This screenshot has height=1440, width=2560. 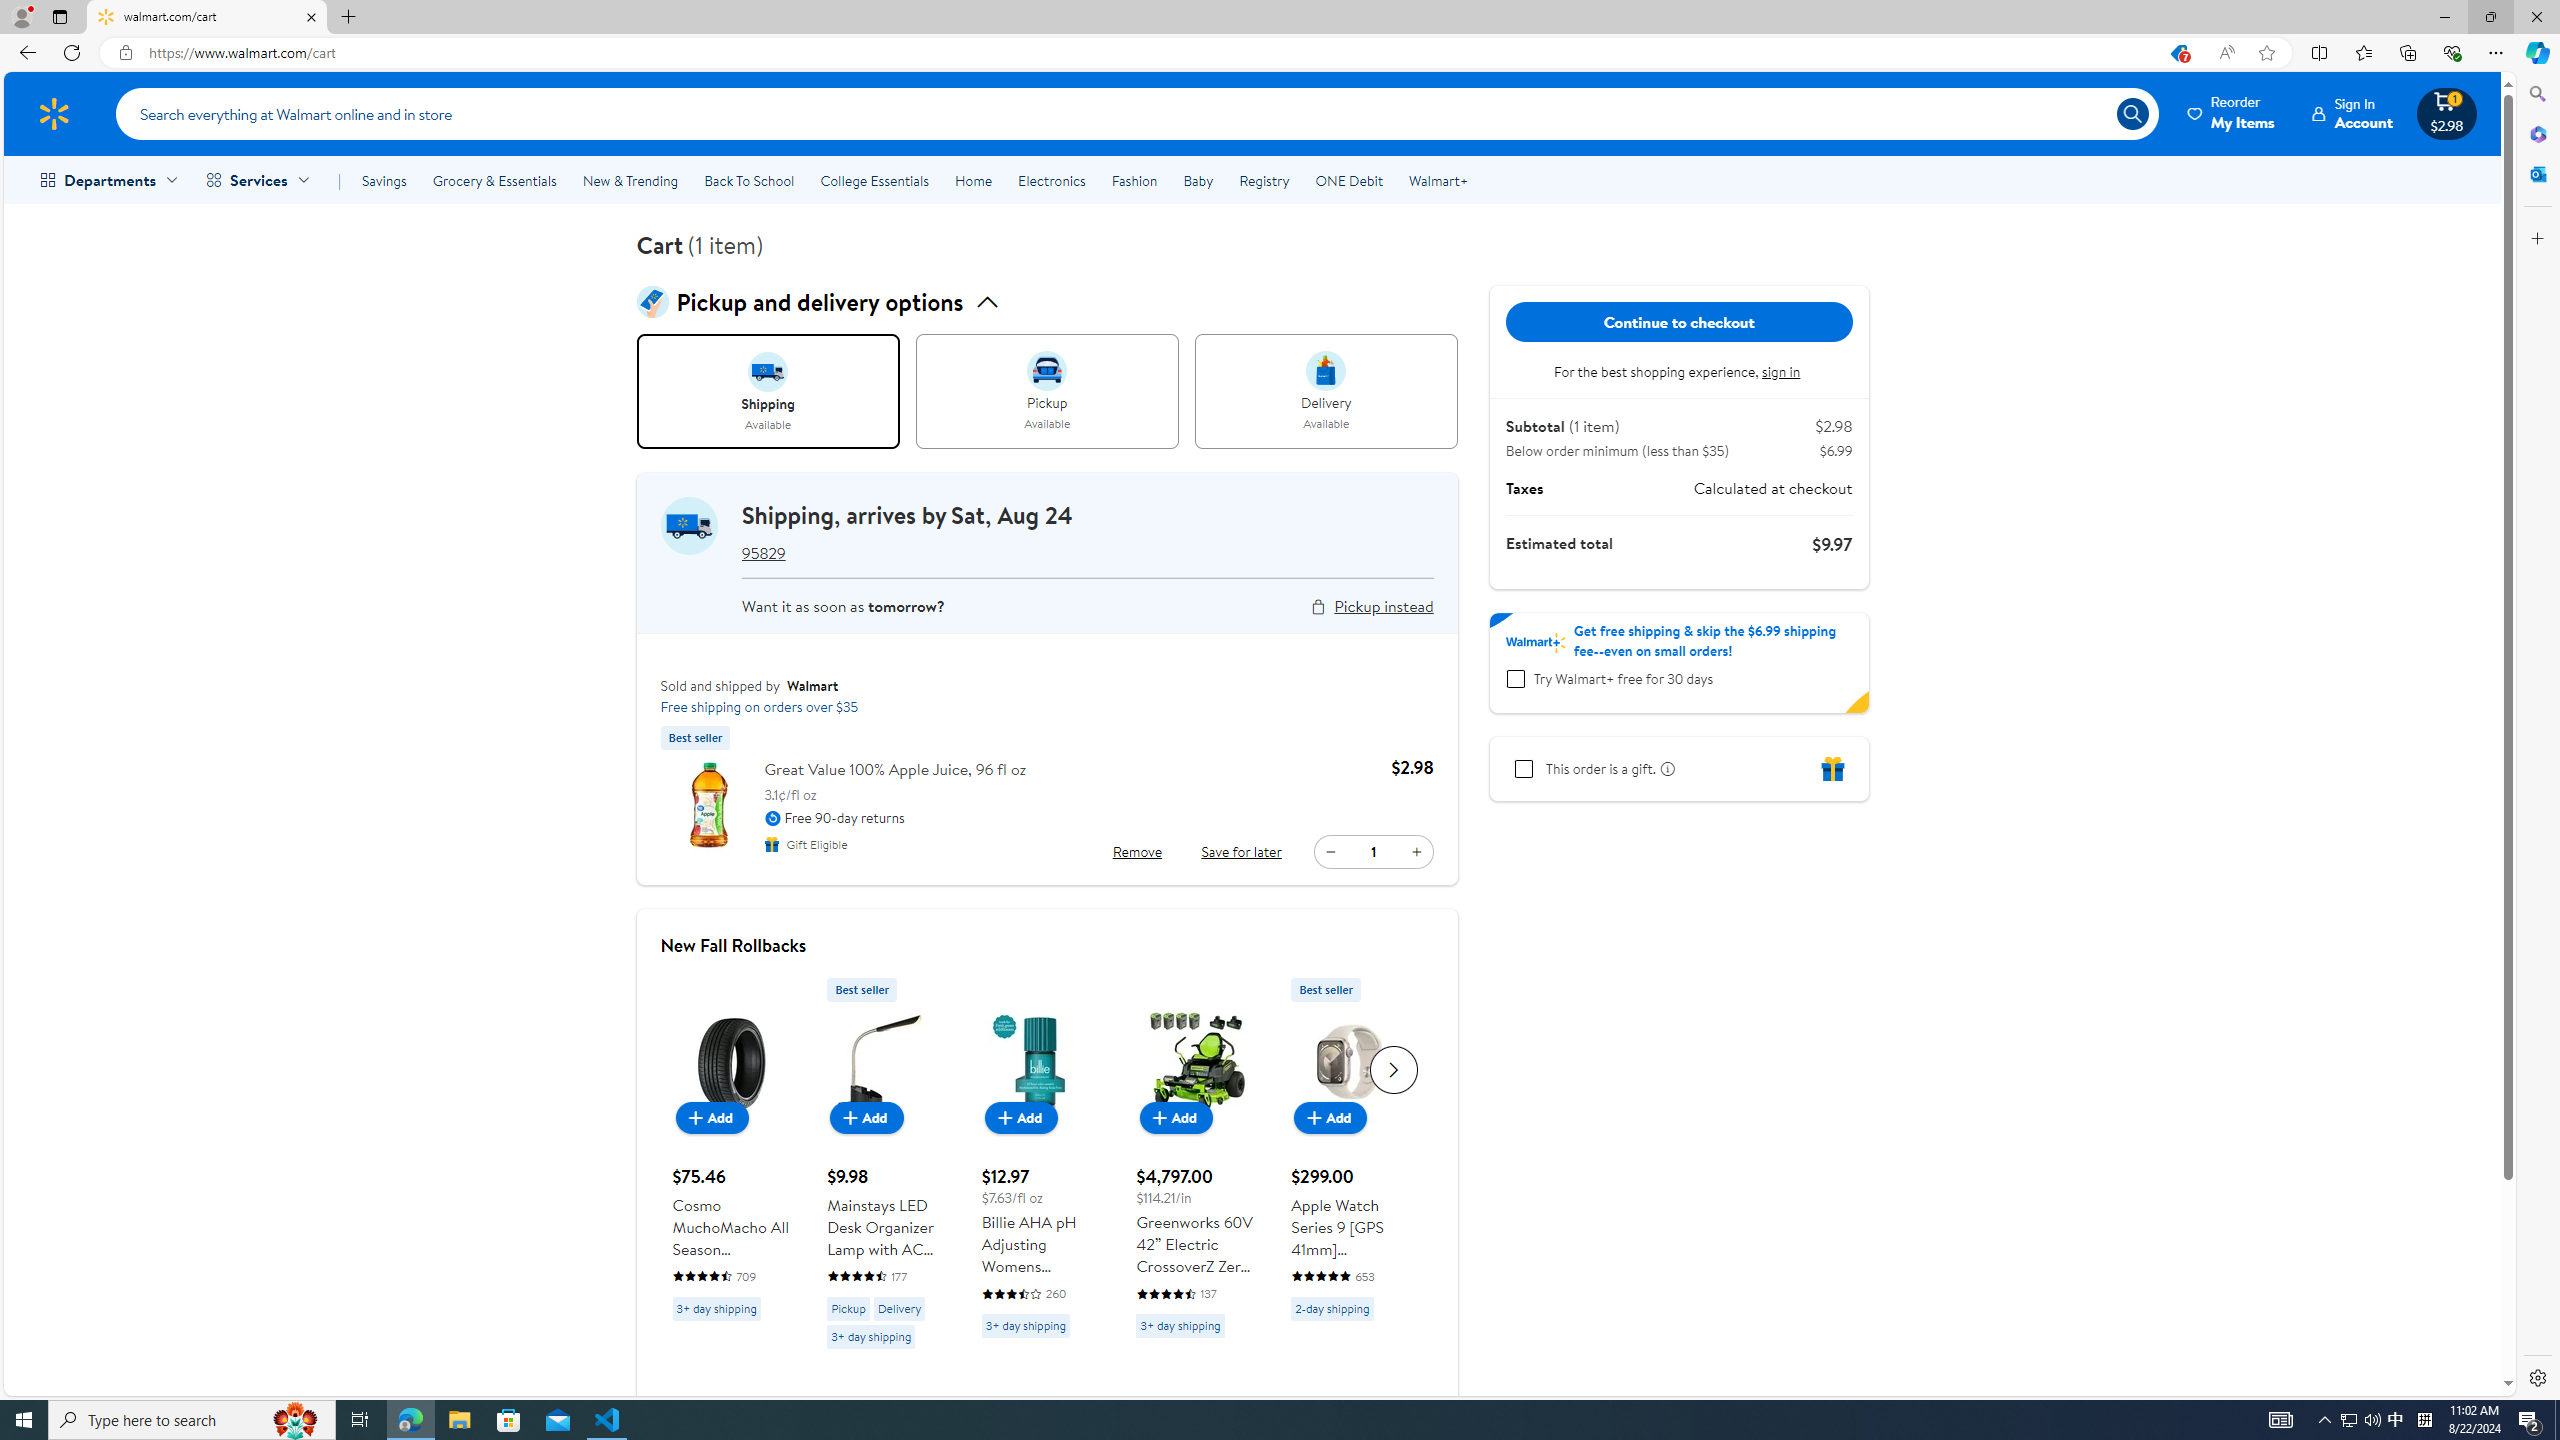 What do you see at coordinates (1263, 180) in the screenshot?
I see `'Registry'` at bounding box center [1263, 180].